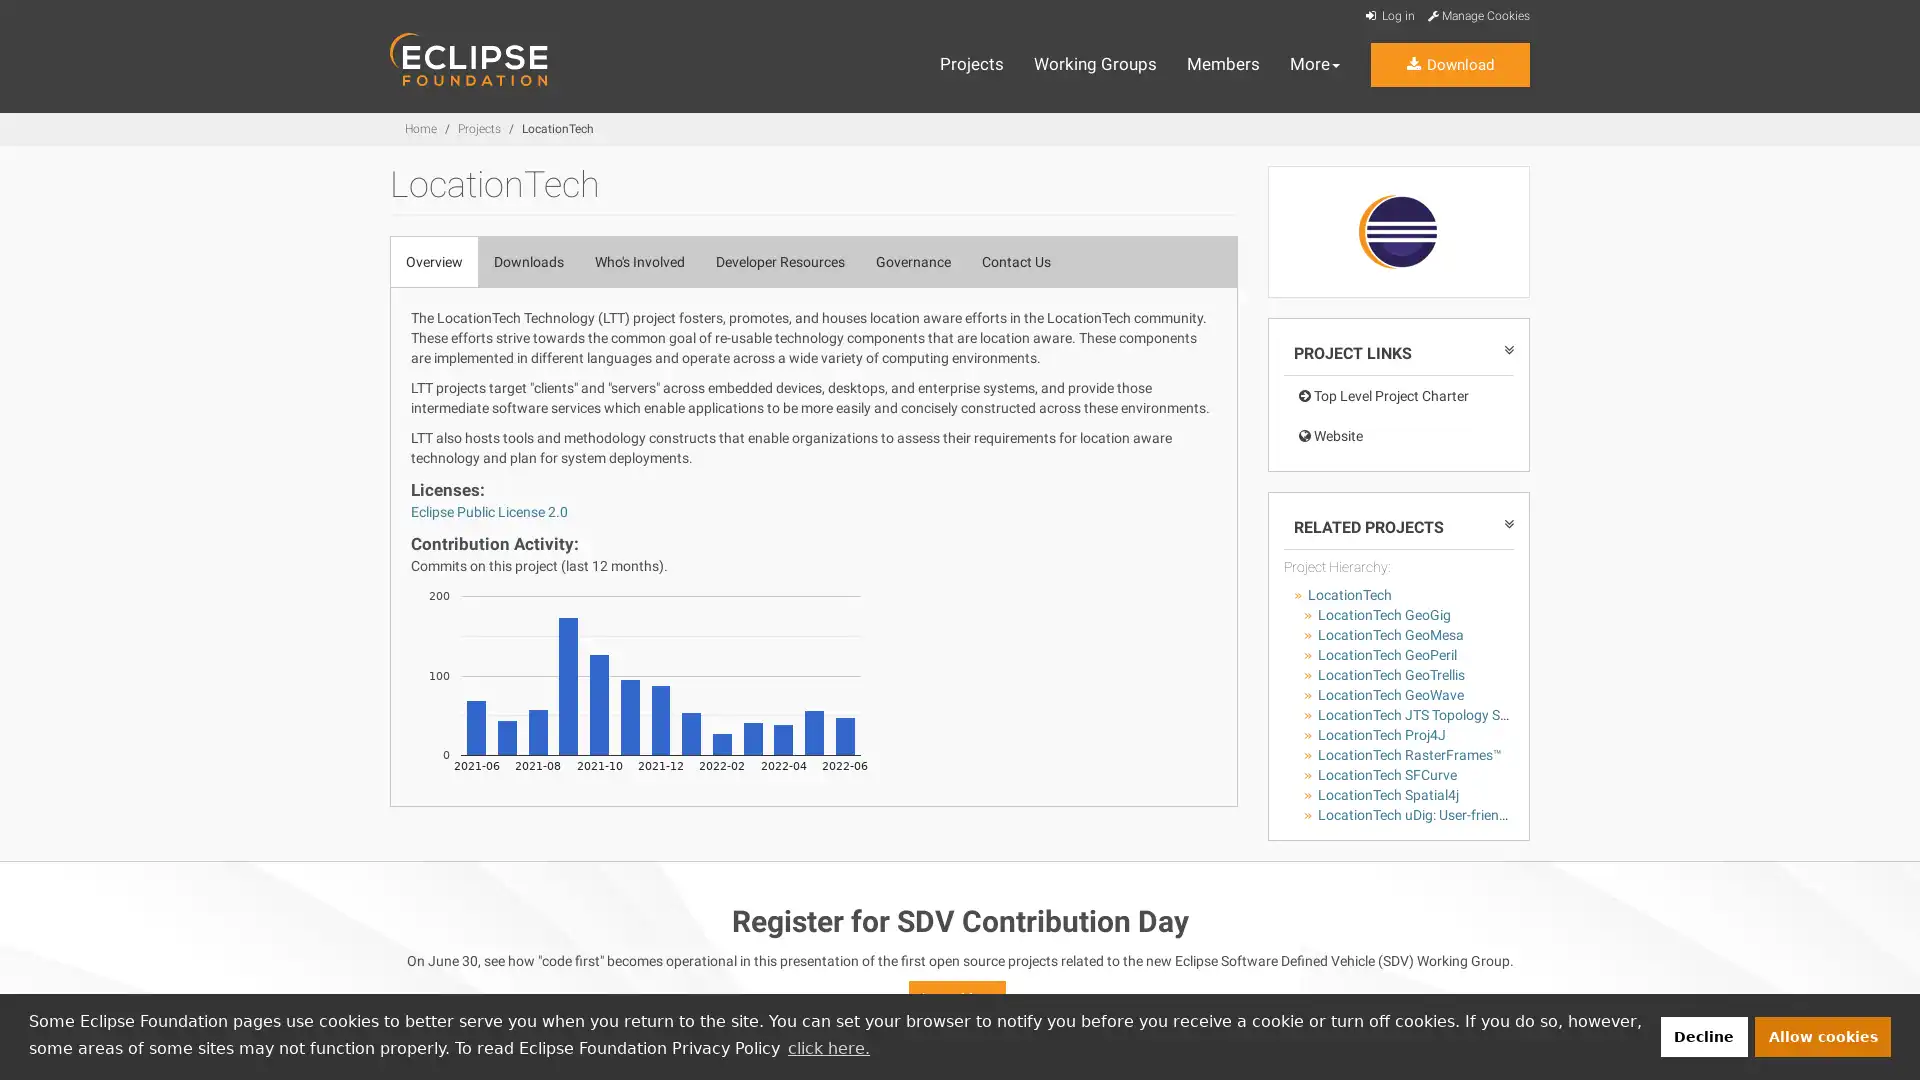  What do you see at coordinates (828, 1047) in the screenshot?
I see `learn more about cookies` at bounding box center [828, 1047].